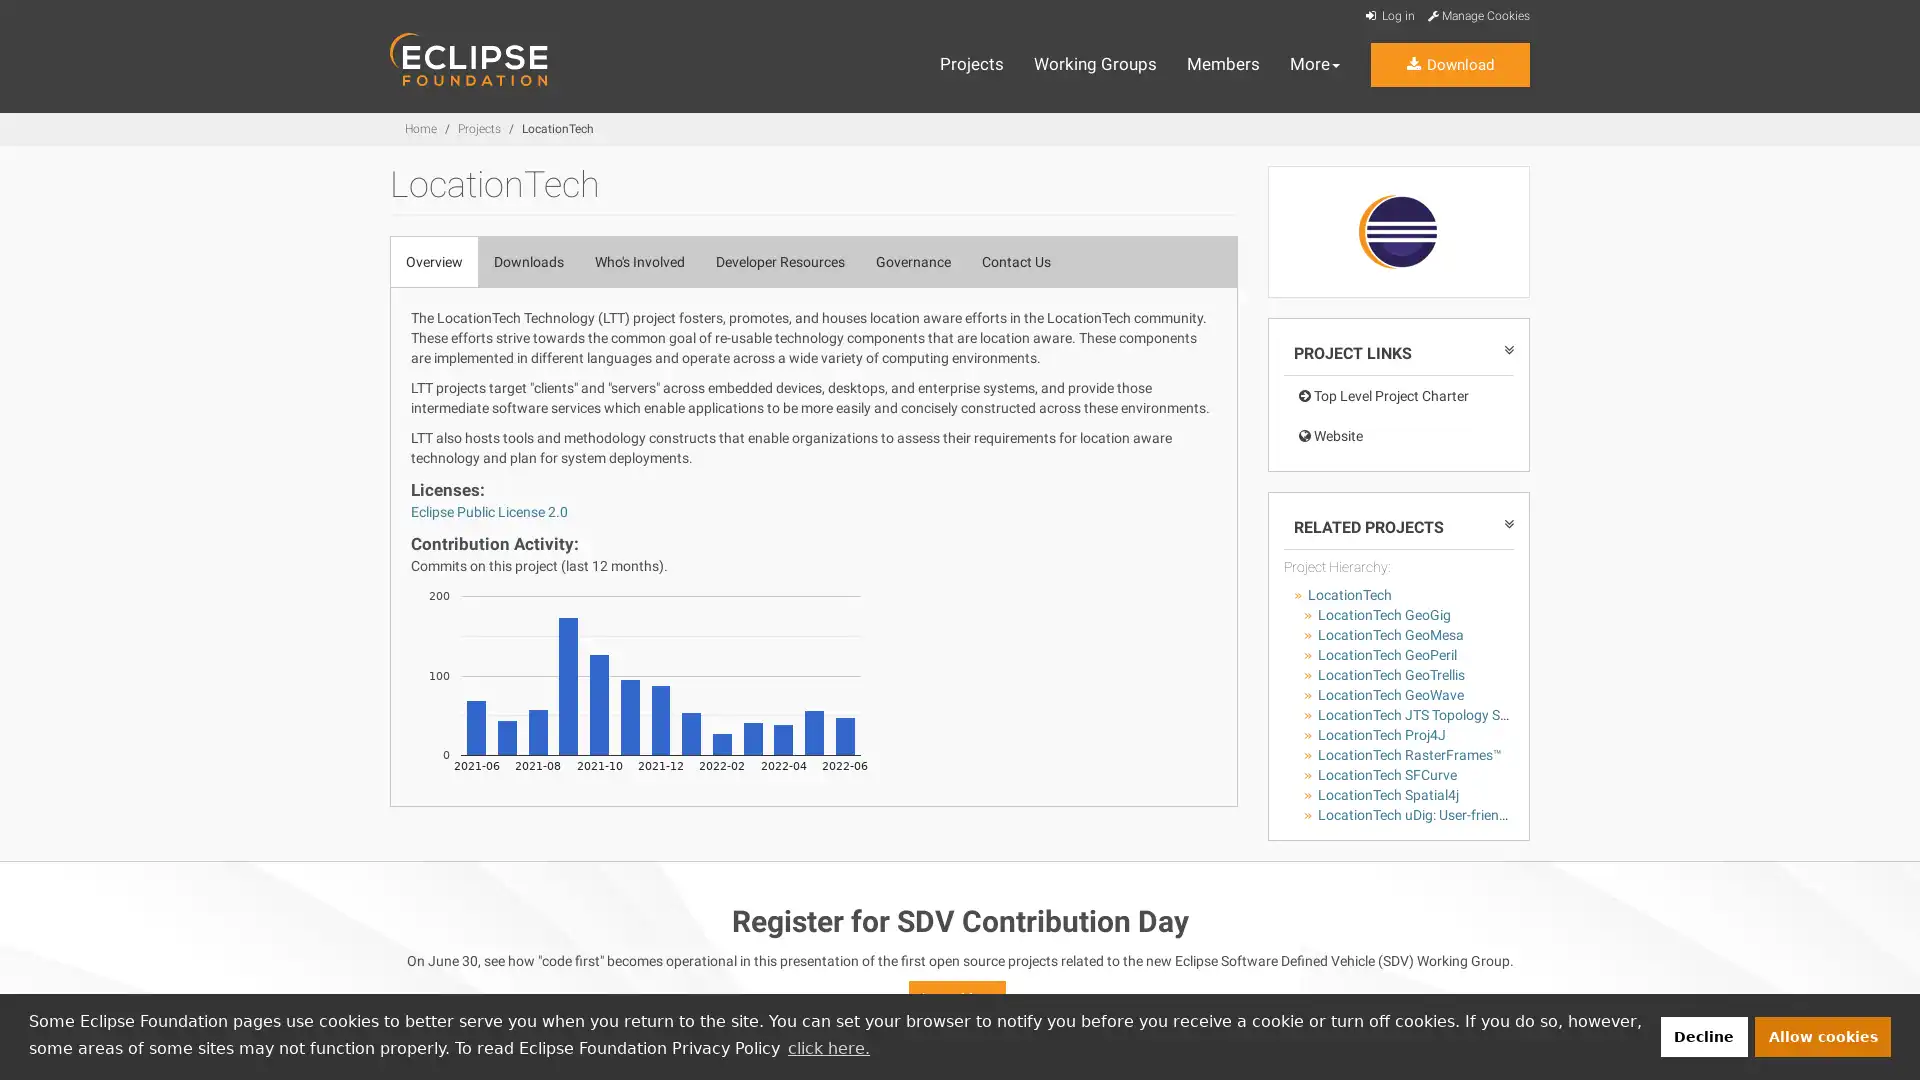  What do you see at coordinates (828, 1047) in the screenshot?
I see `learn more about cookies` at bounding box center [828, 1047].